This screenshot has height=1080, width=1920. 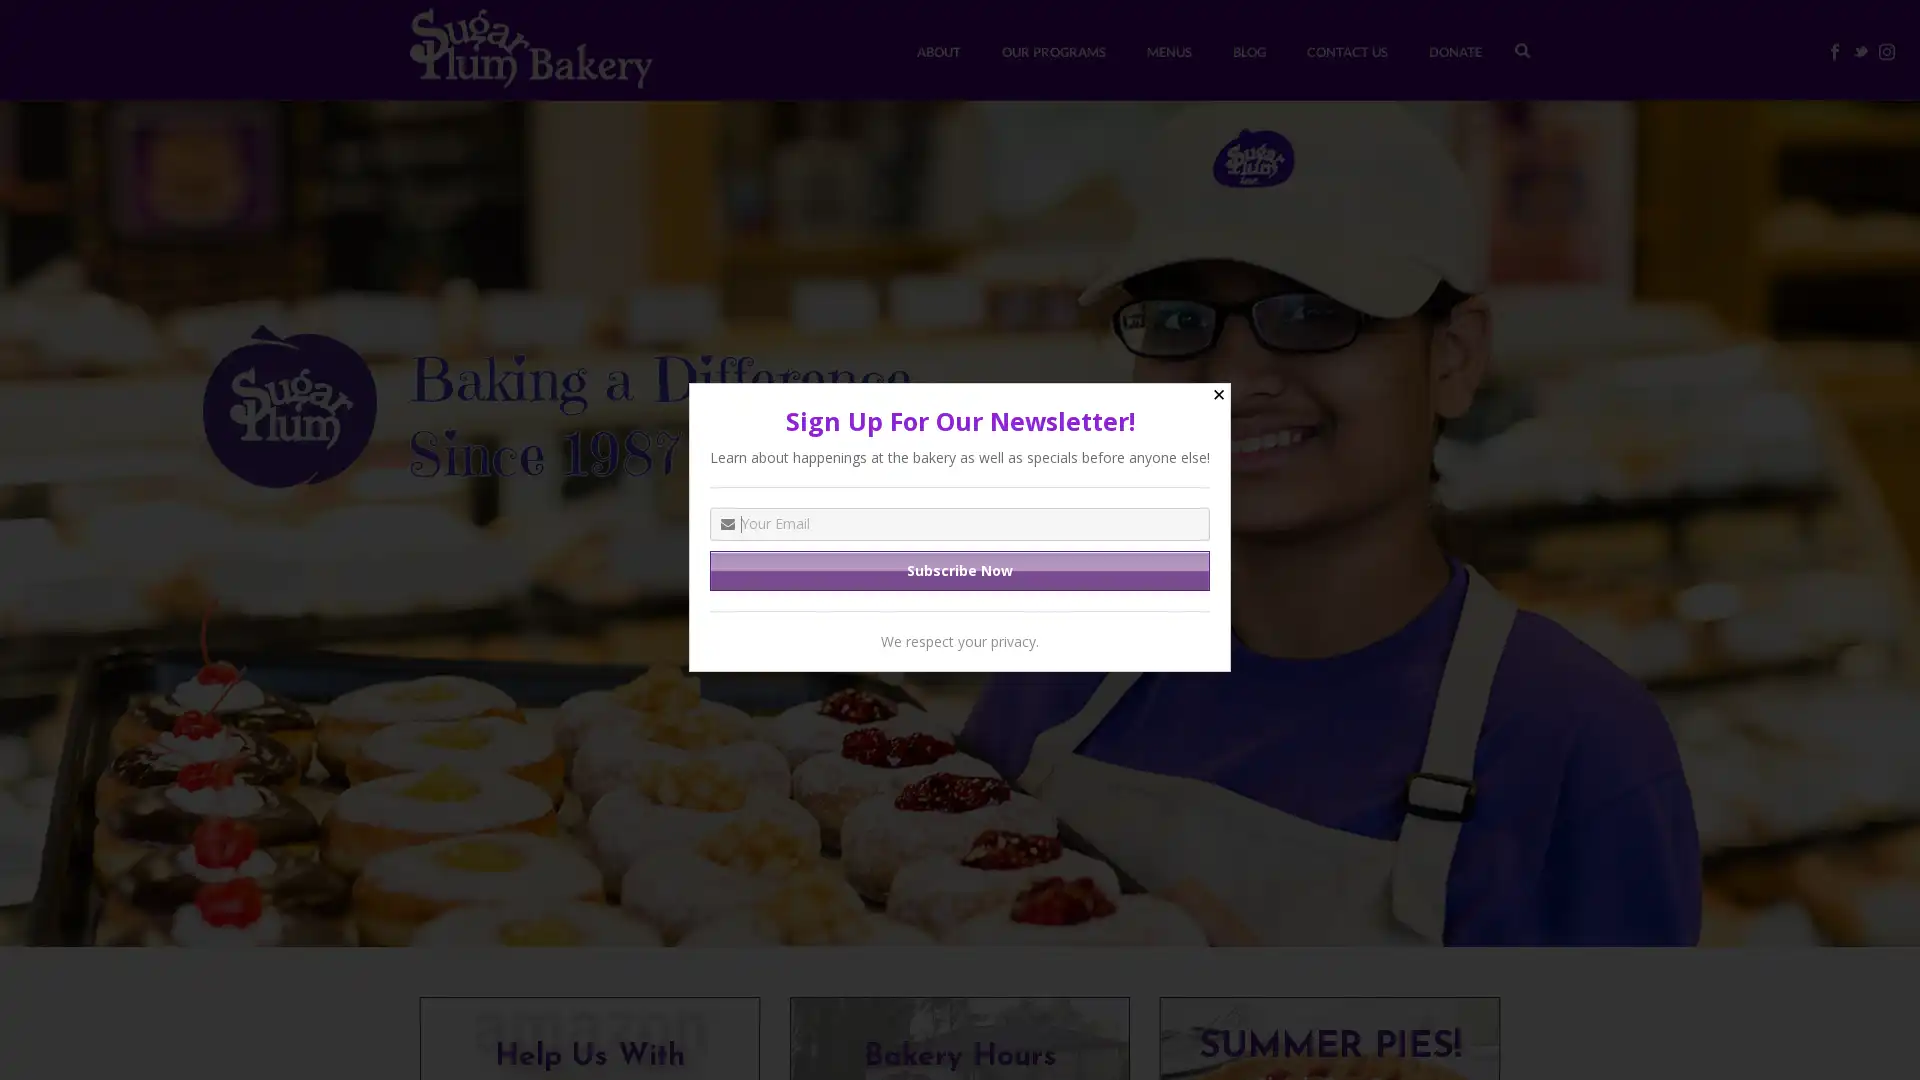 What do you see at coordinates (960, 570) in the screenshot?
I see `Subscribe Now` at bounding box center [960, 570].